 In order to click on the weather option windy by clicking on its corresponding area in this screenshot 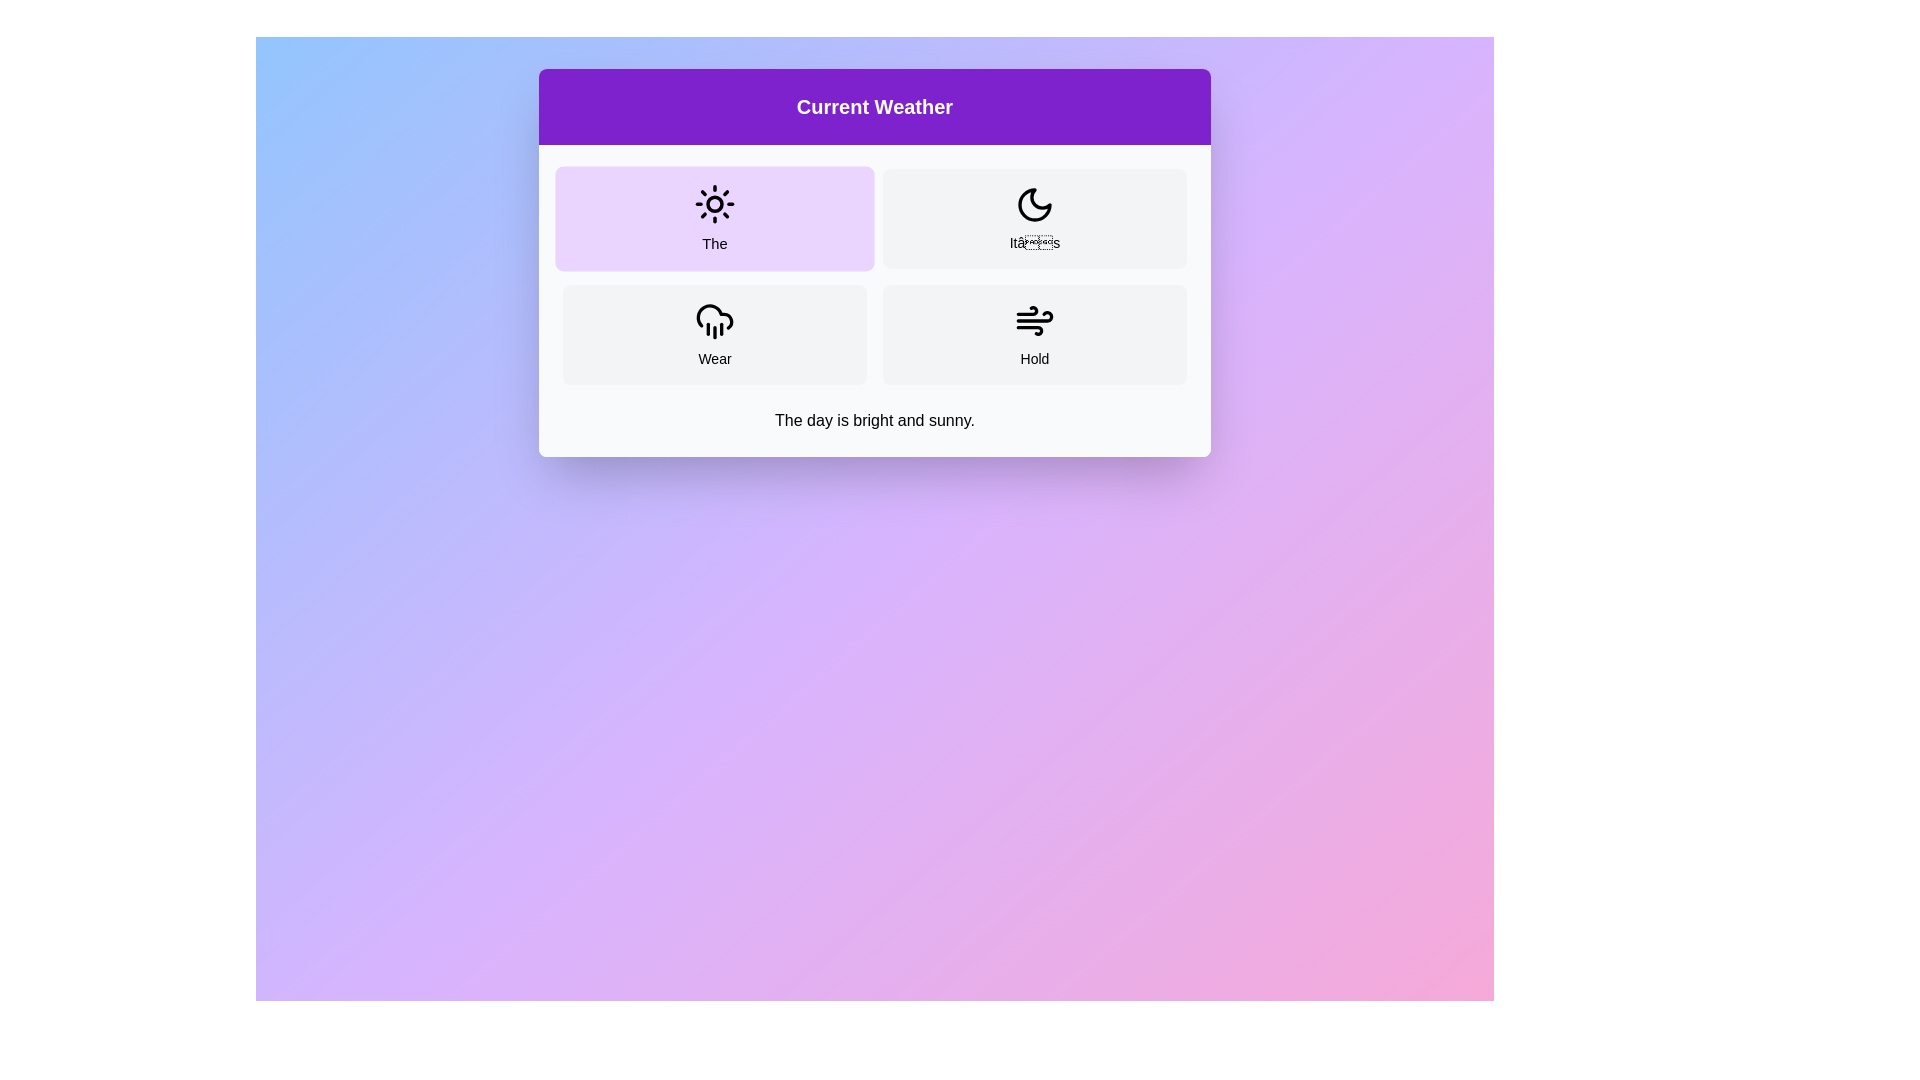, I will do `click(1035, 334)`.